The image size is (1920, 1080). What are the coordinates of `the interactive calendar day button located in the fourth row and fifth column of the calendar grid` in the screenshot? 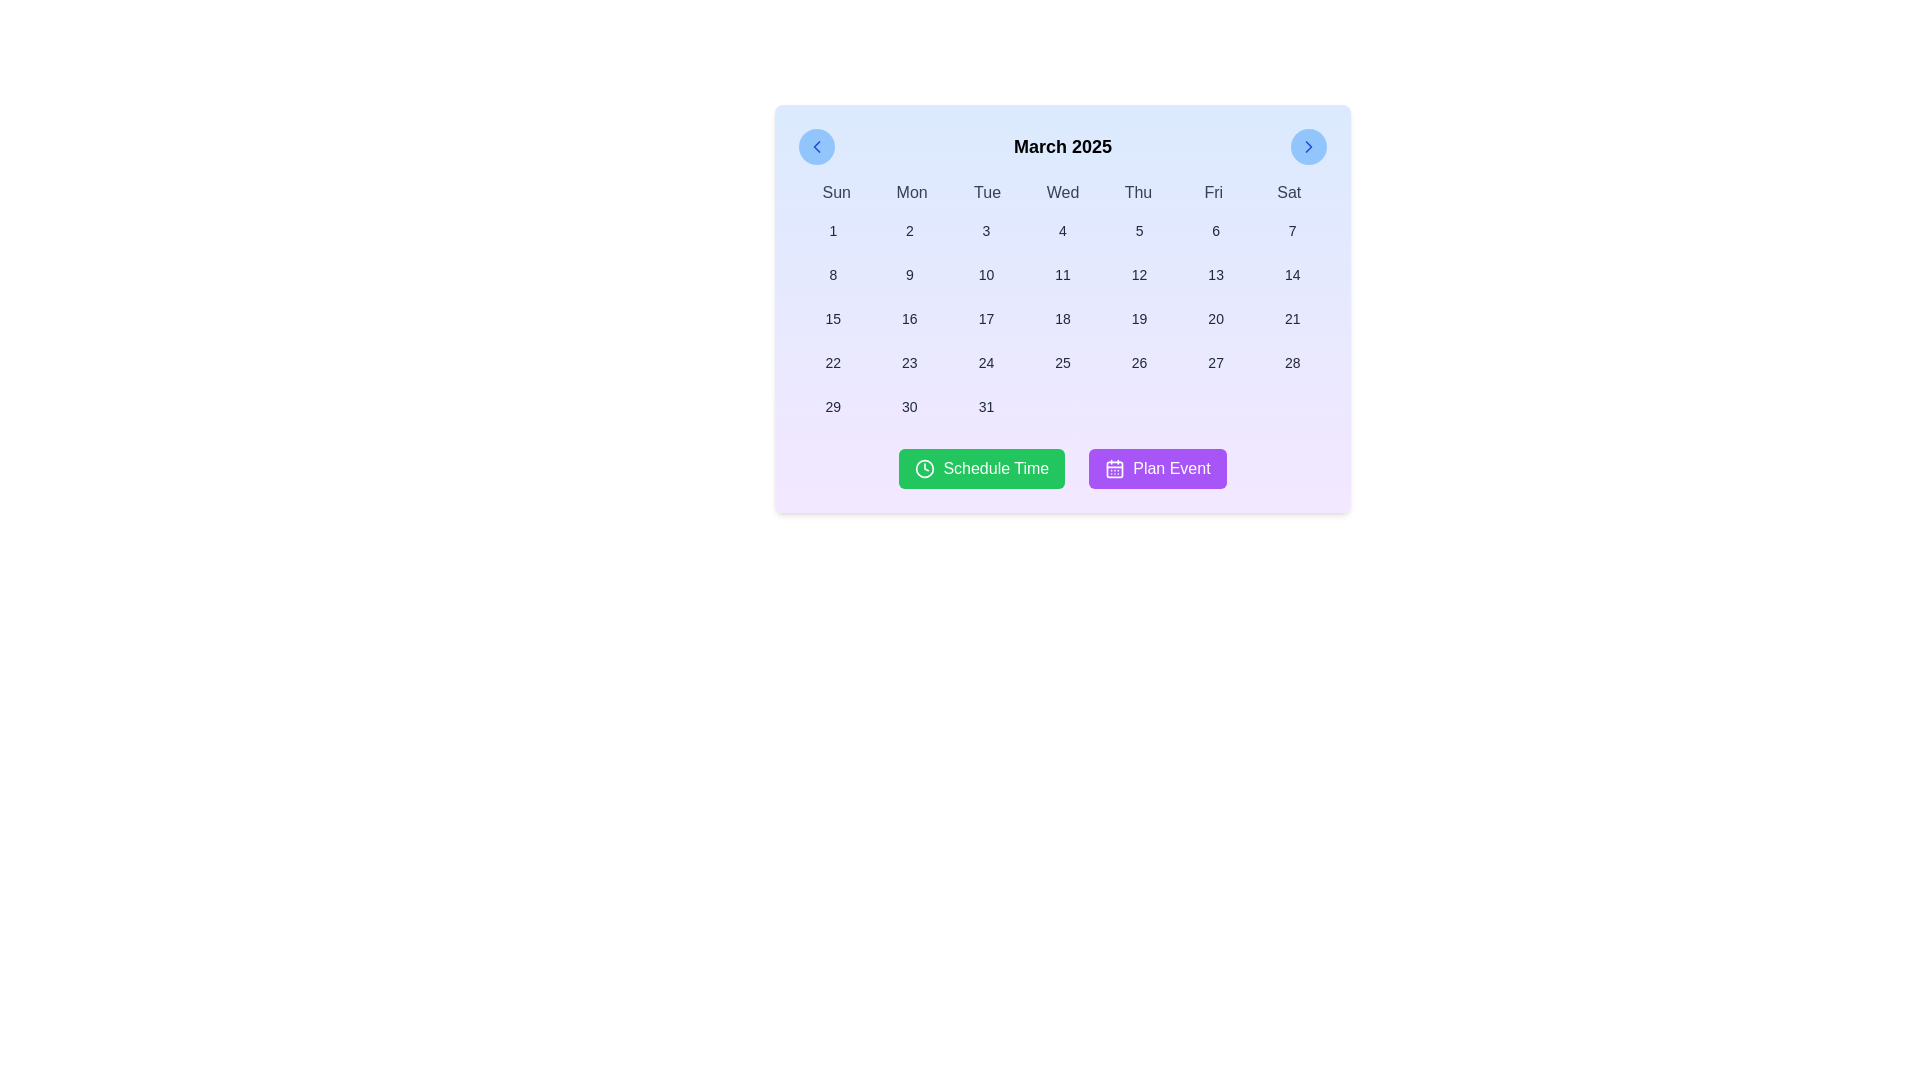 It's located at (1215, 362).